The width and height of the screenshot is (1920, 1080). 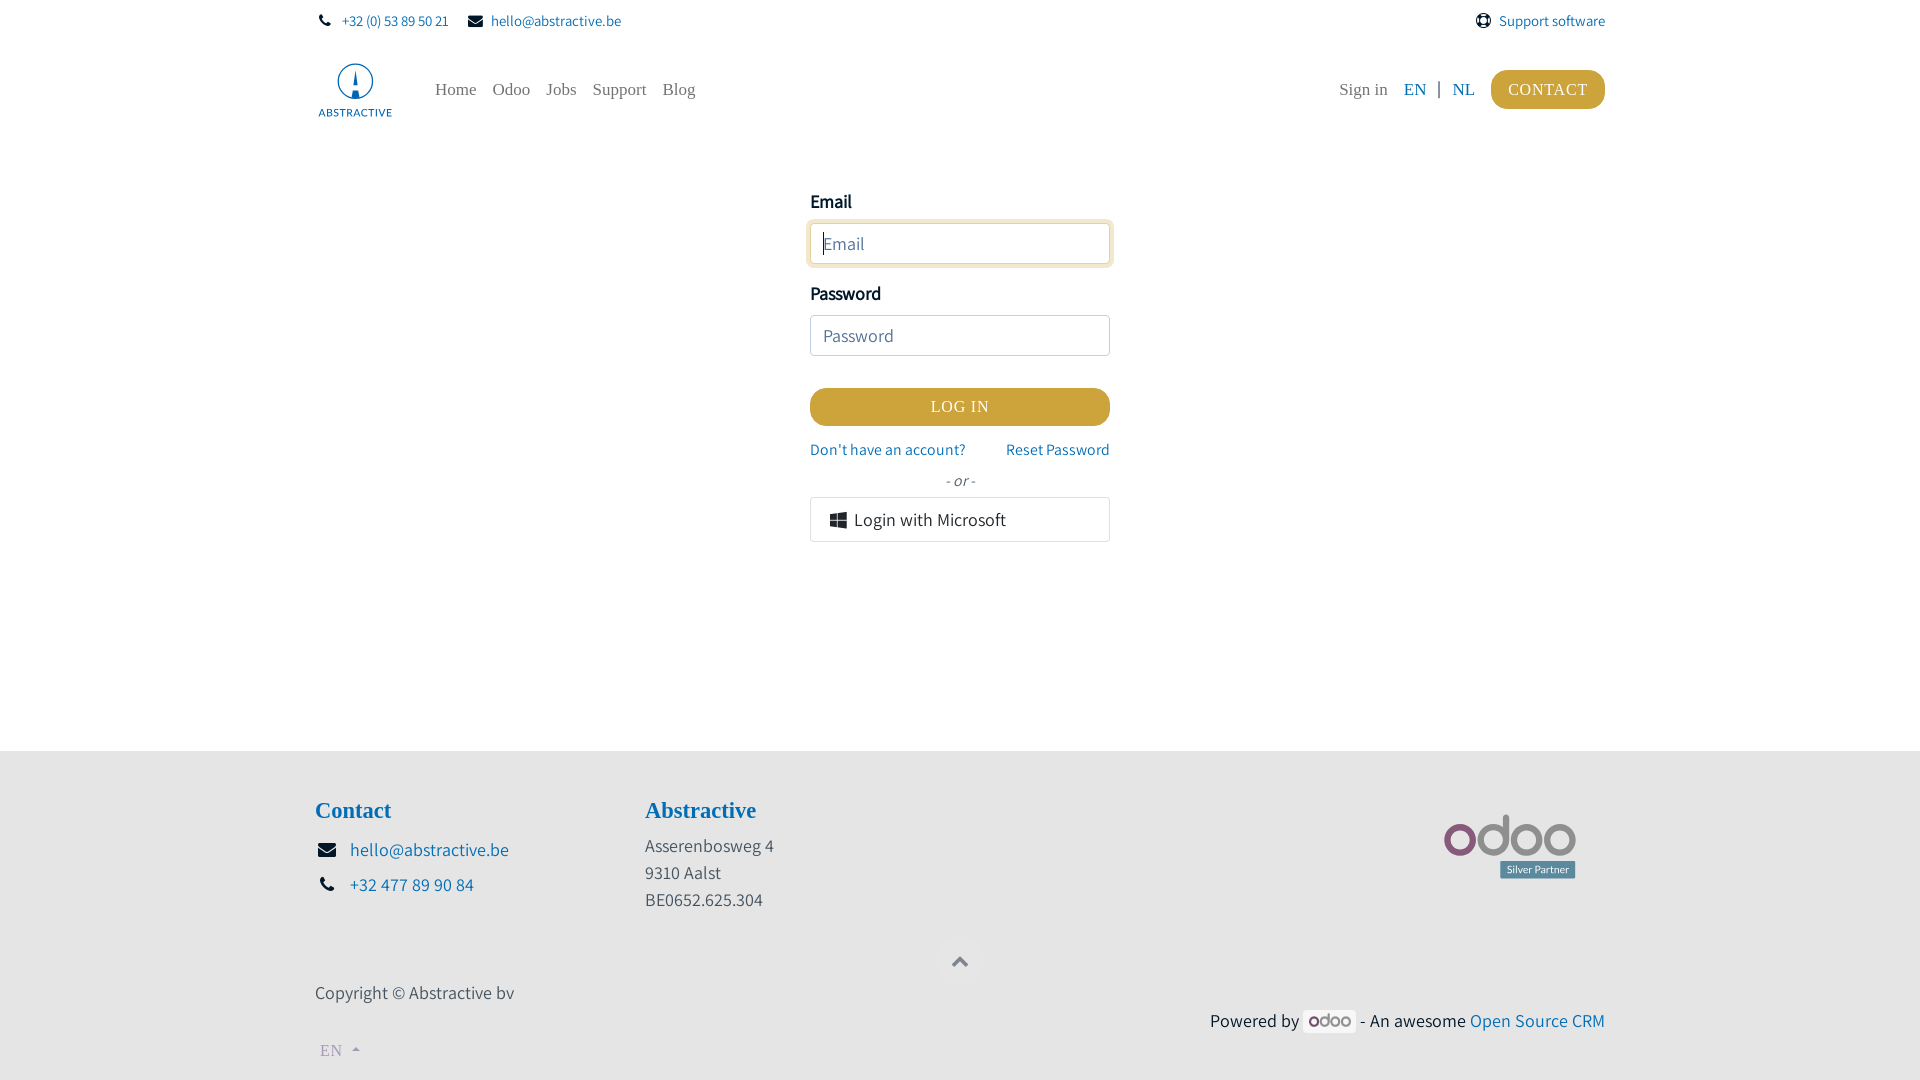 I want to click on 'Sign in', so click(x=1362, y=88).